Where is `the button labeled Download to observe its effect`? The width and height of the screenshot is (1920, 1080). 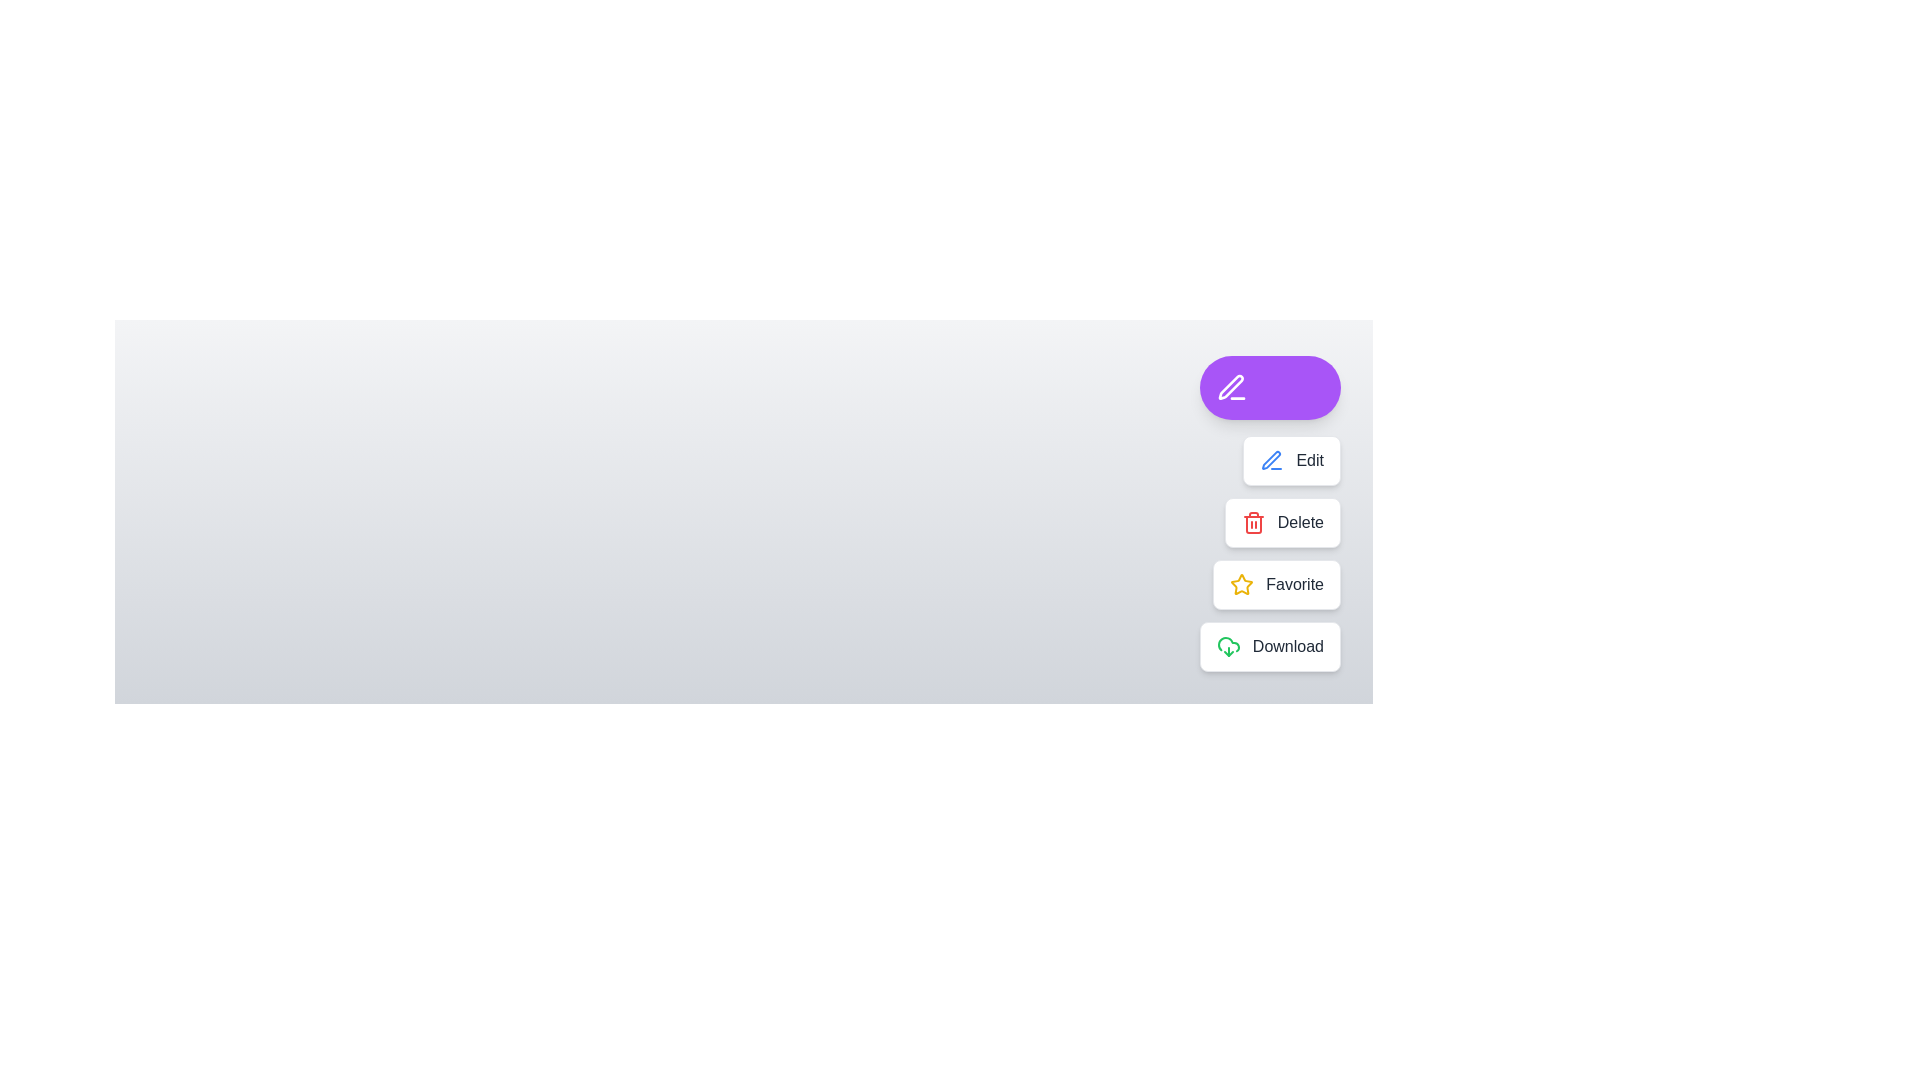 the button labeled Download to observe its effect is located at coordinates (1269, 647).